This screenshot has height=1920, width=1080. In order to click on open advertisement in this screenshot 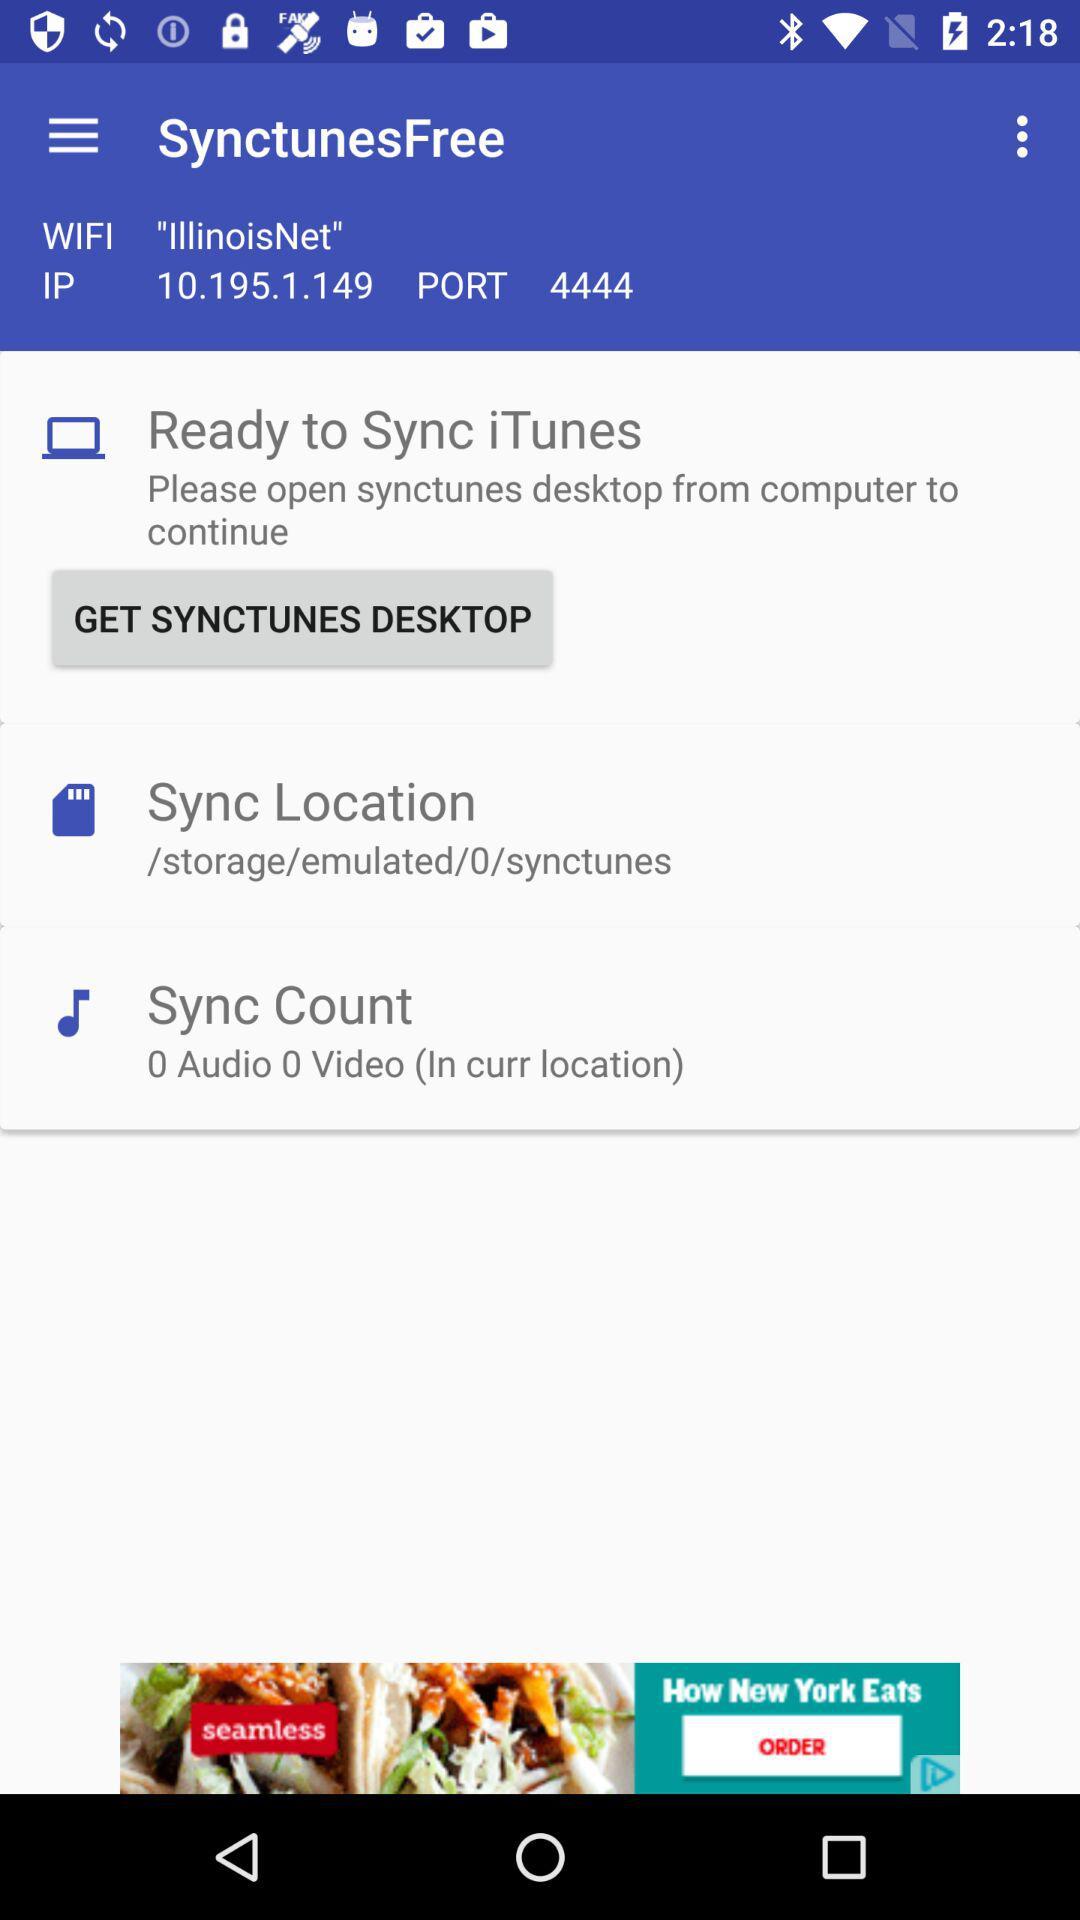, I will do `click(540, 1727)`.